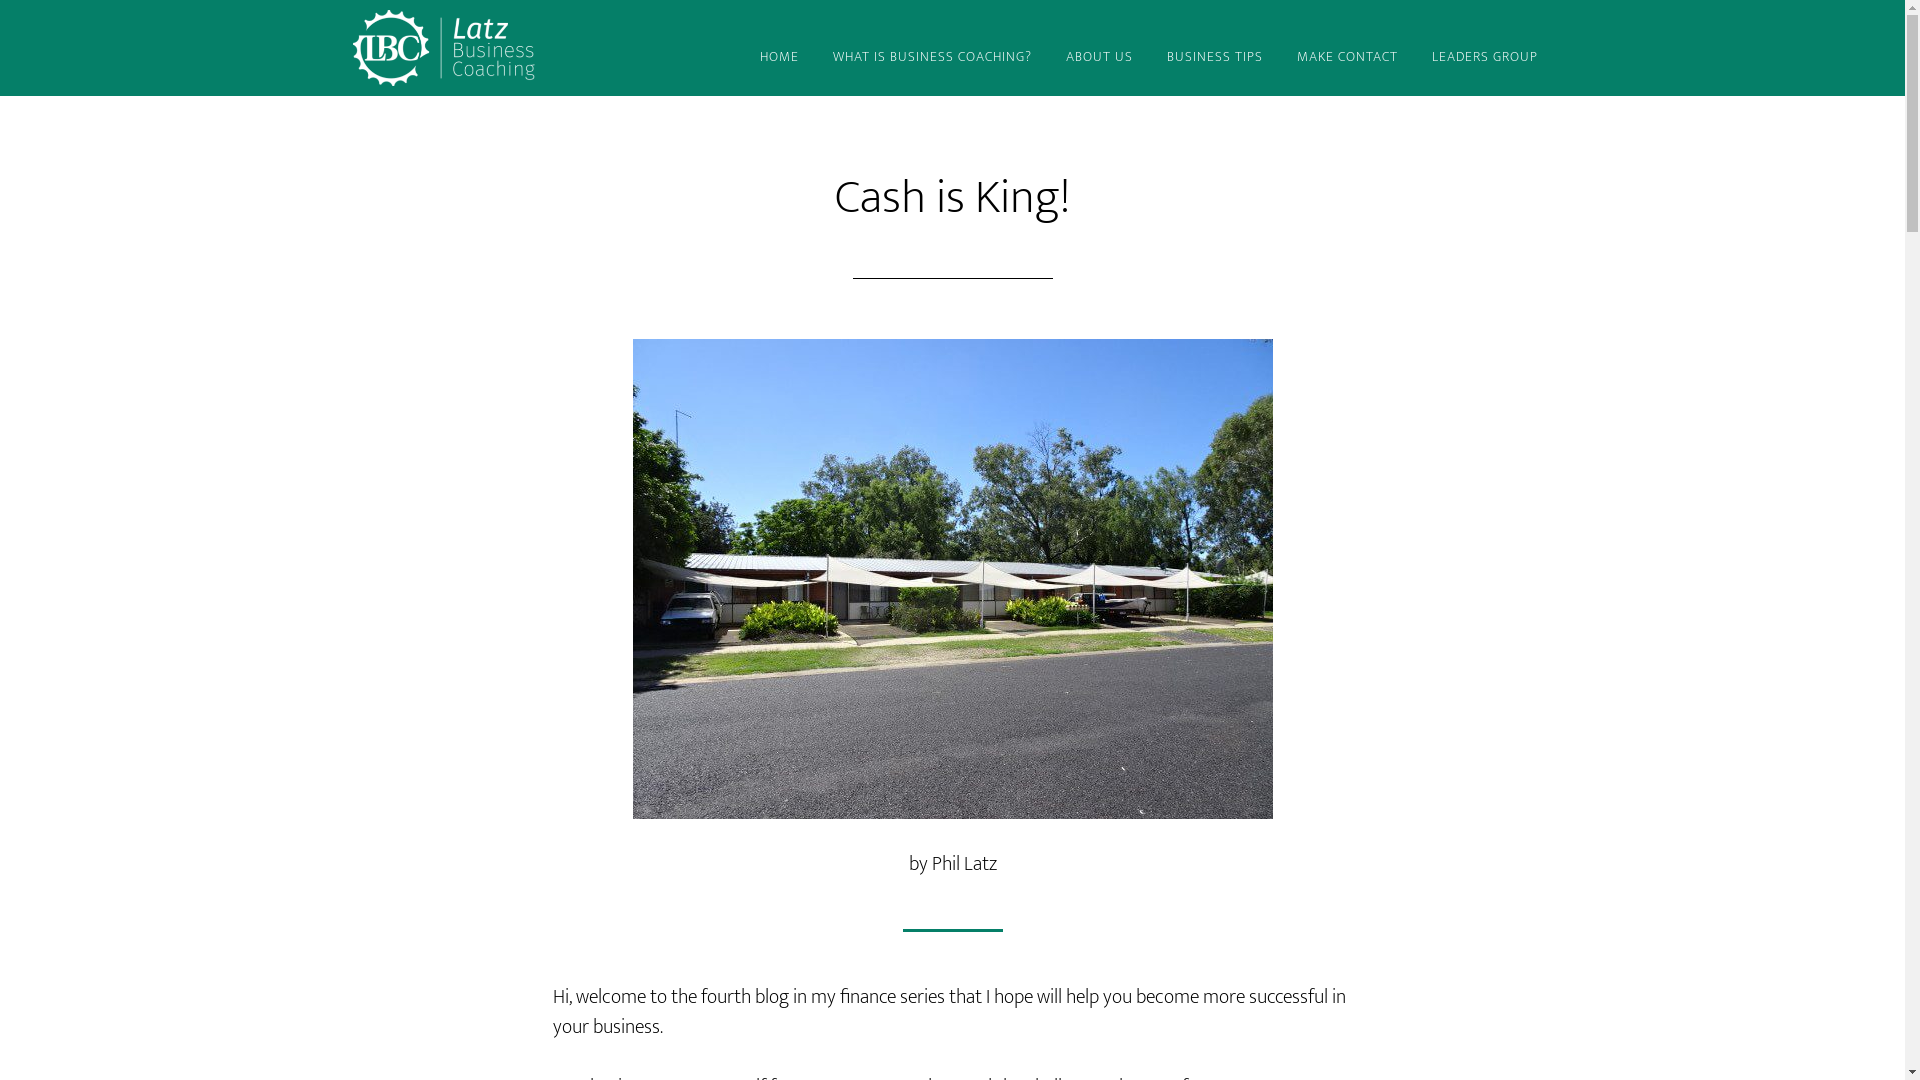 The image size is (1920, 1080). Describe the element at coordinates (1049, 56) in the screenshot. I see `'ABOUT US'` at that location.